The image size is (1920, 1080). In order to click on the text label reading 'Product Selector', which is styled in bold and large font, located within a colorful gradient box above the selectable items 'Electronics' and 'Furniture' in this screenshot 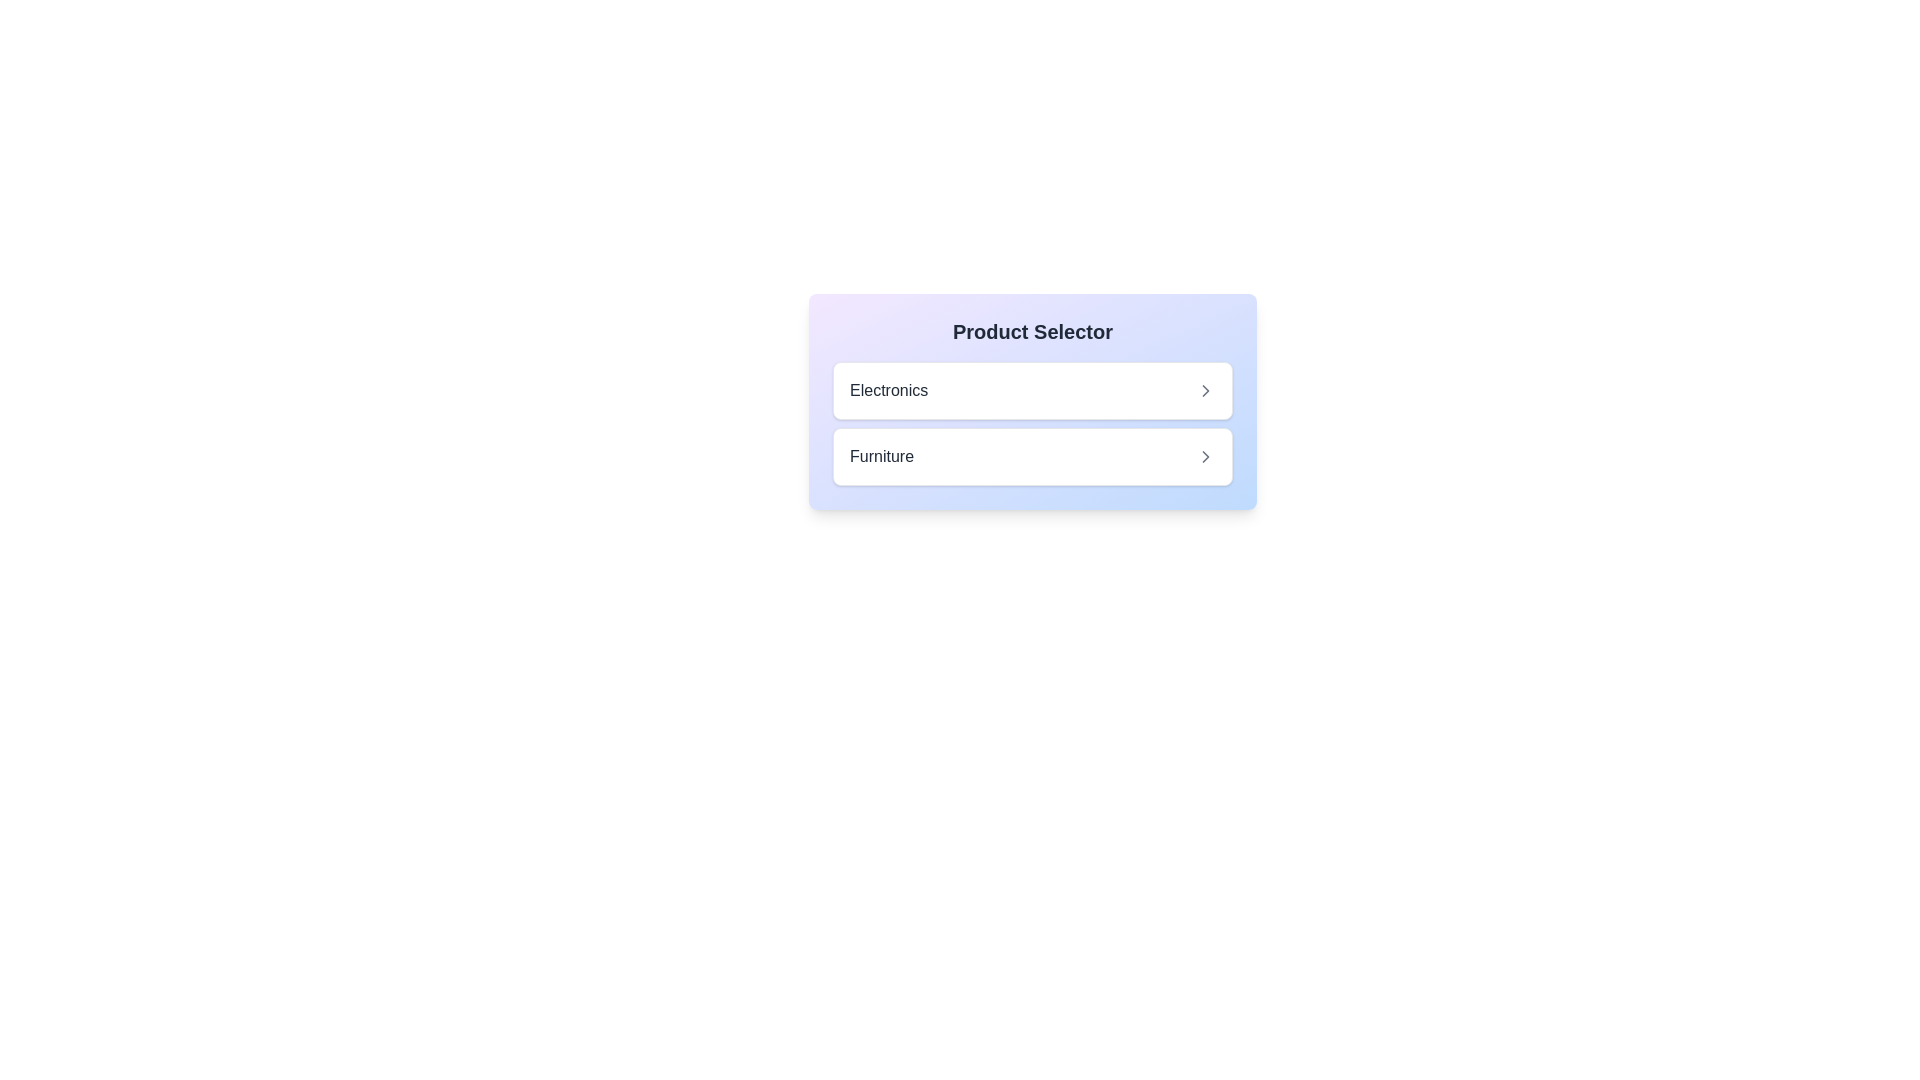, I will do `click(1032, 330)`.